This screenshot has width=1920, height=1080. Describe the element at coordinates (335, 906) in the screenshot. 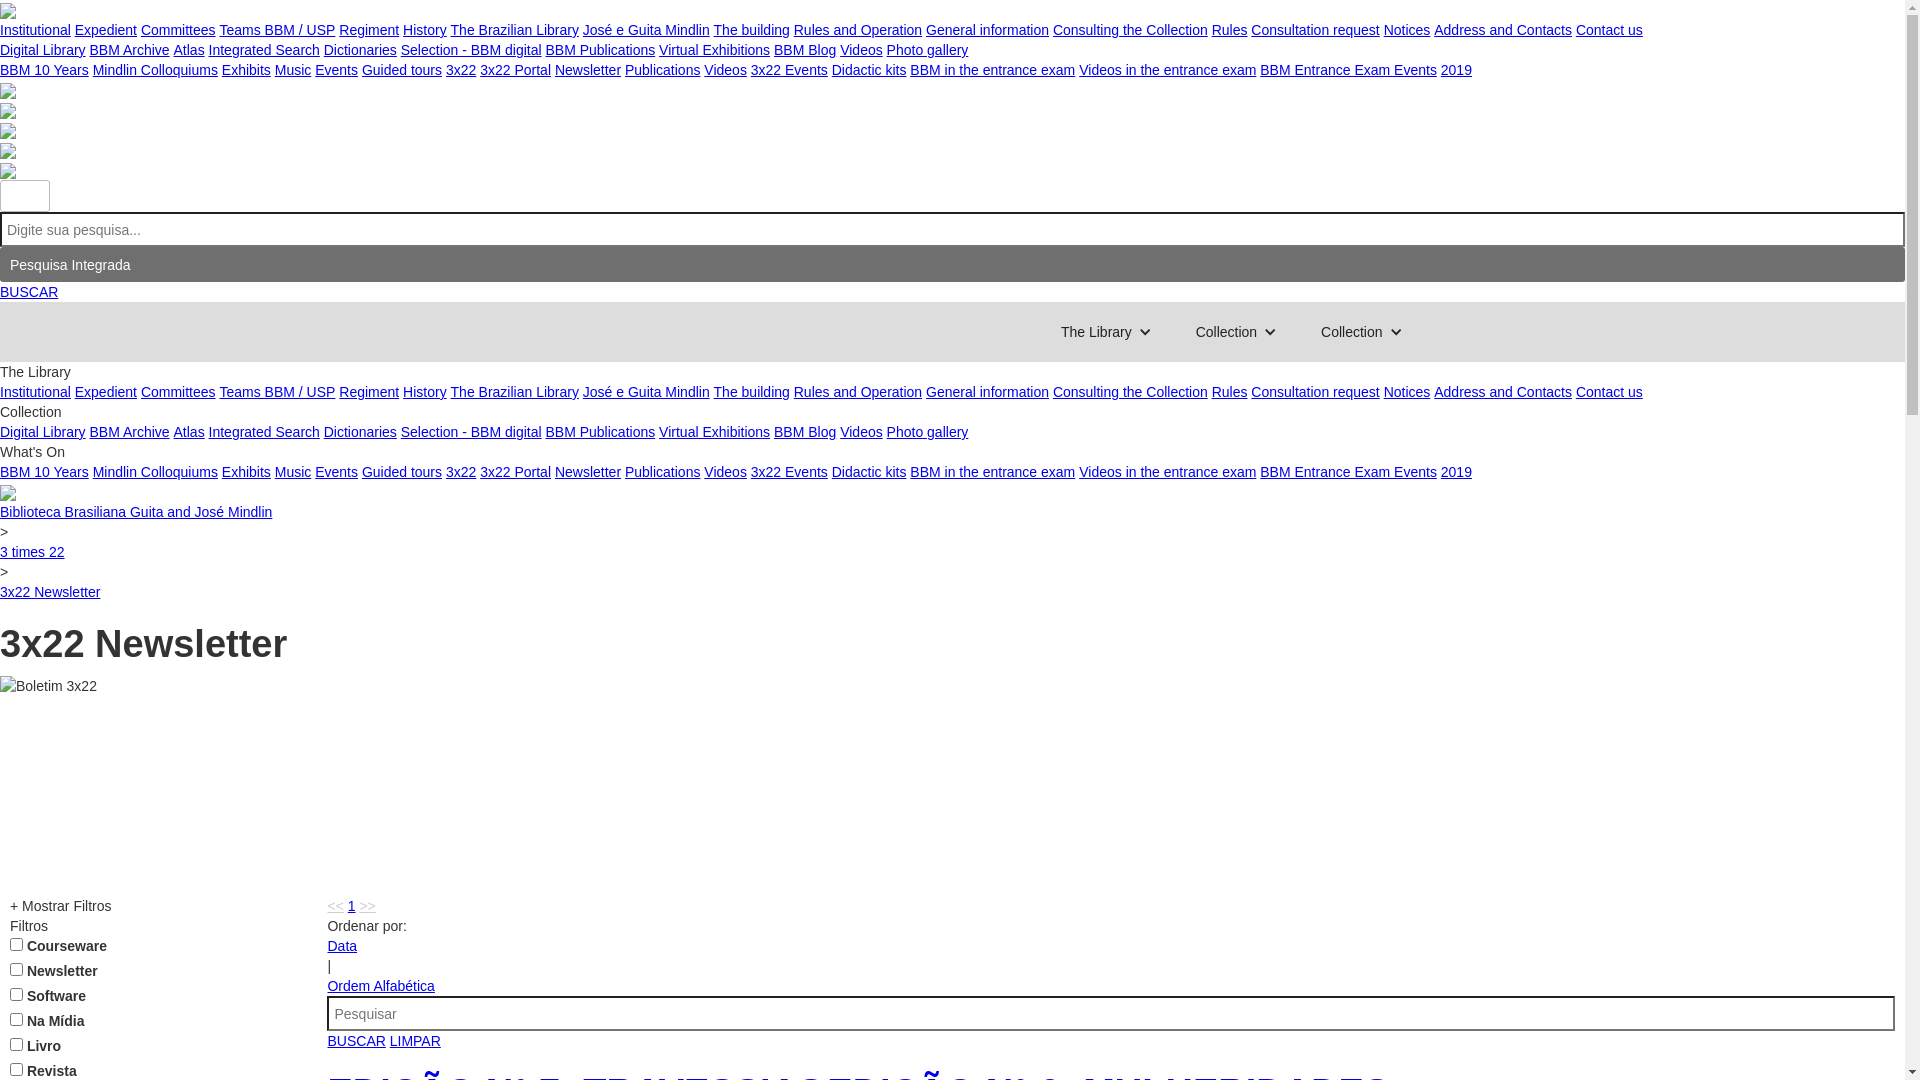

I see `'<<'` at that location.